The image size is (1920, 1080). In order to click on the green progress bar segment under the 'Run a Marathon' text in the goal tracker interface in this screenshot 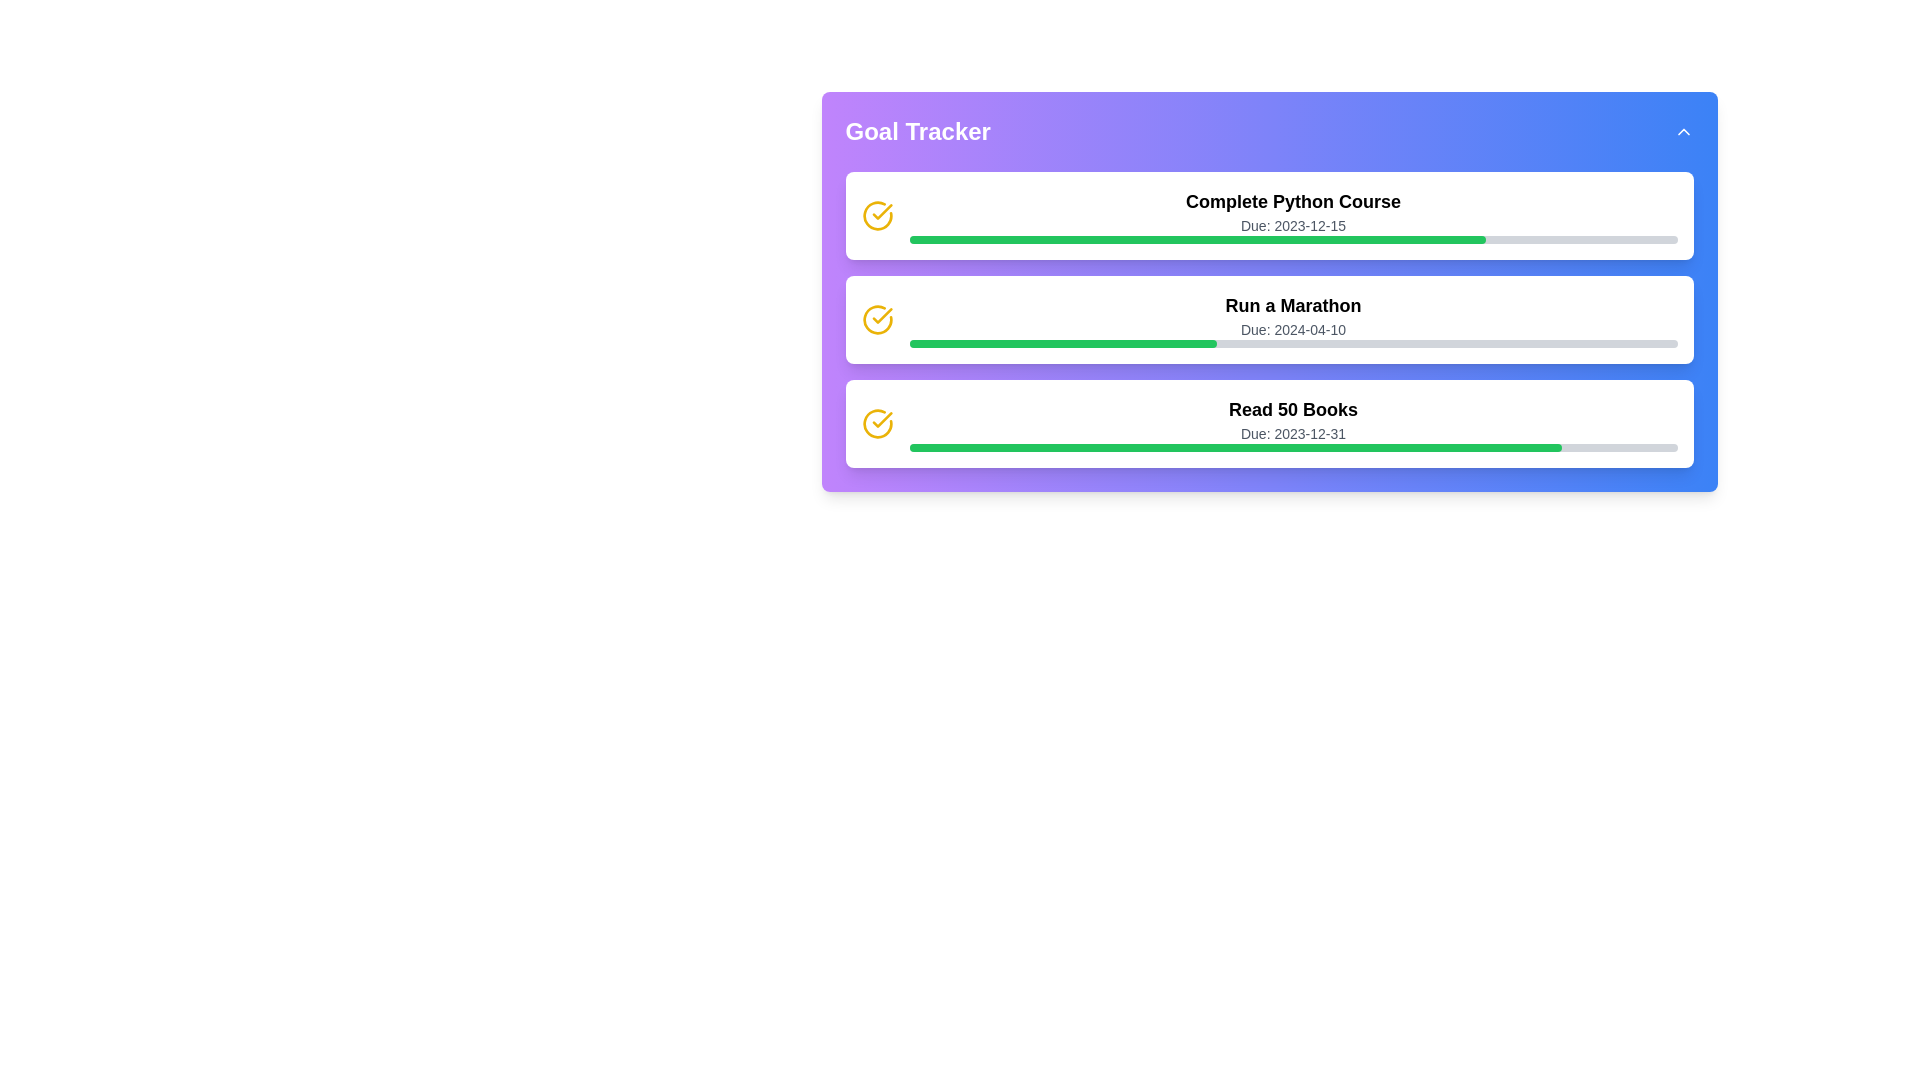, I will do `click(1062, 342)`.